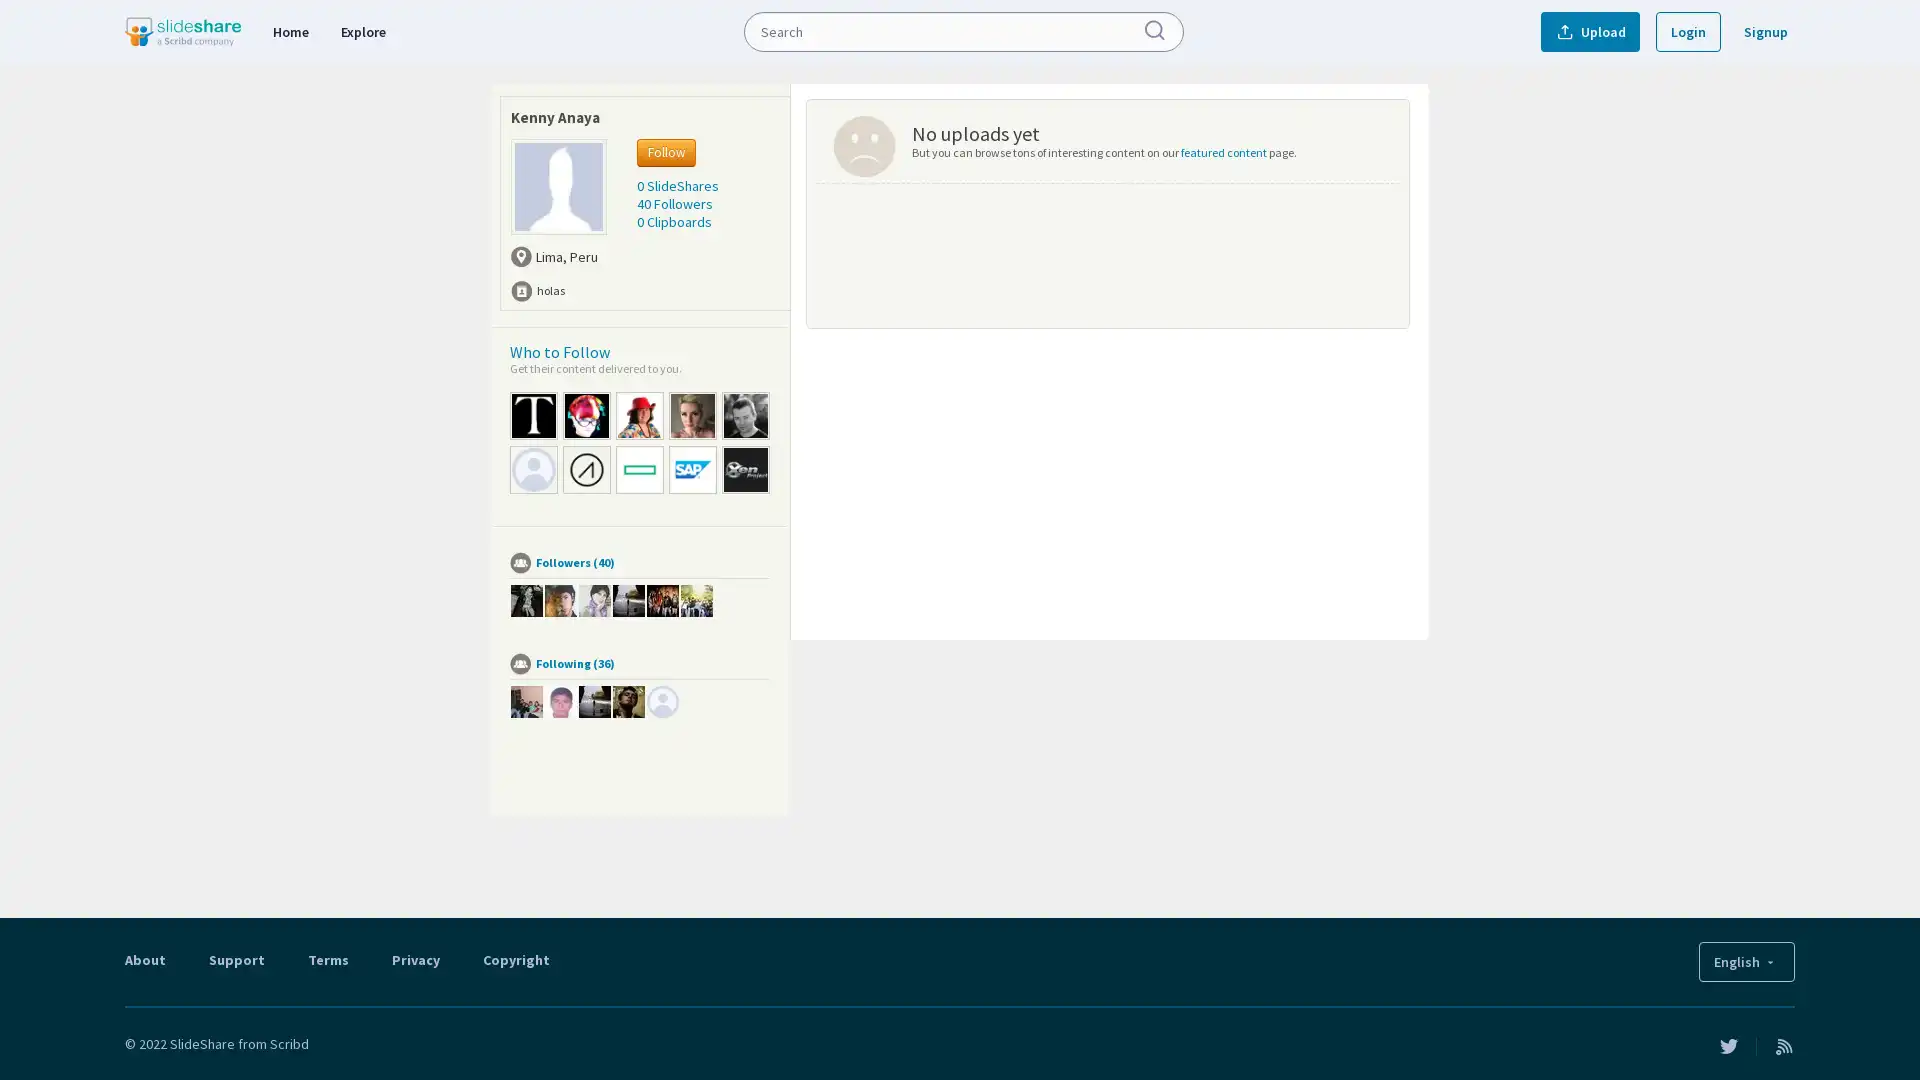 This screenshot has width=1920, height=1080. I want to click on Submit Search, so click(1152, 30).